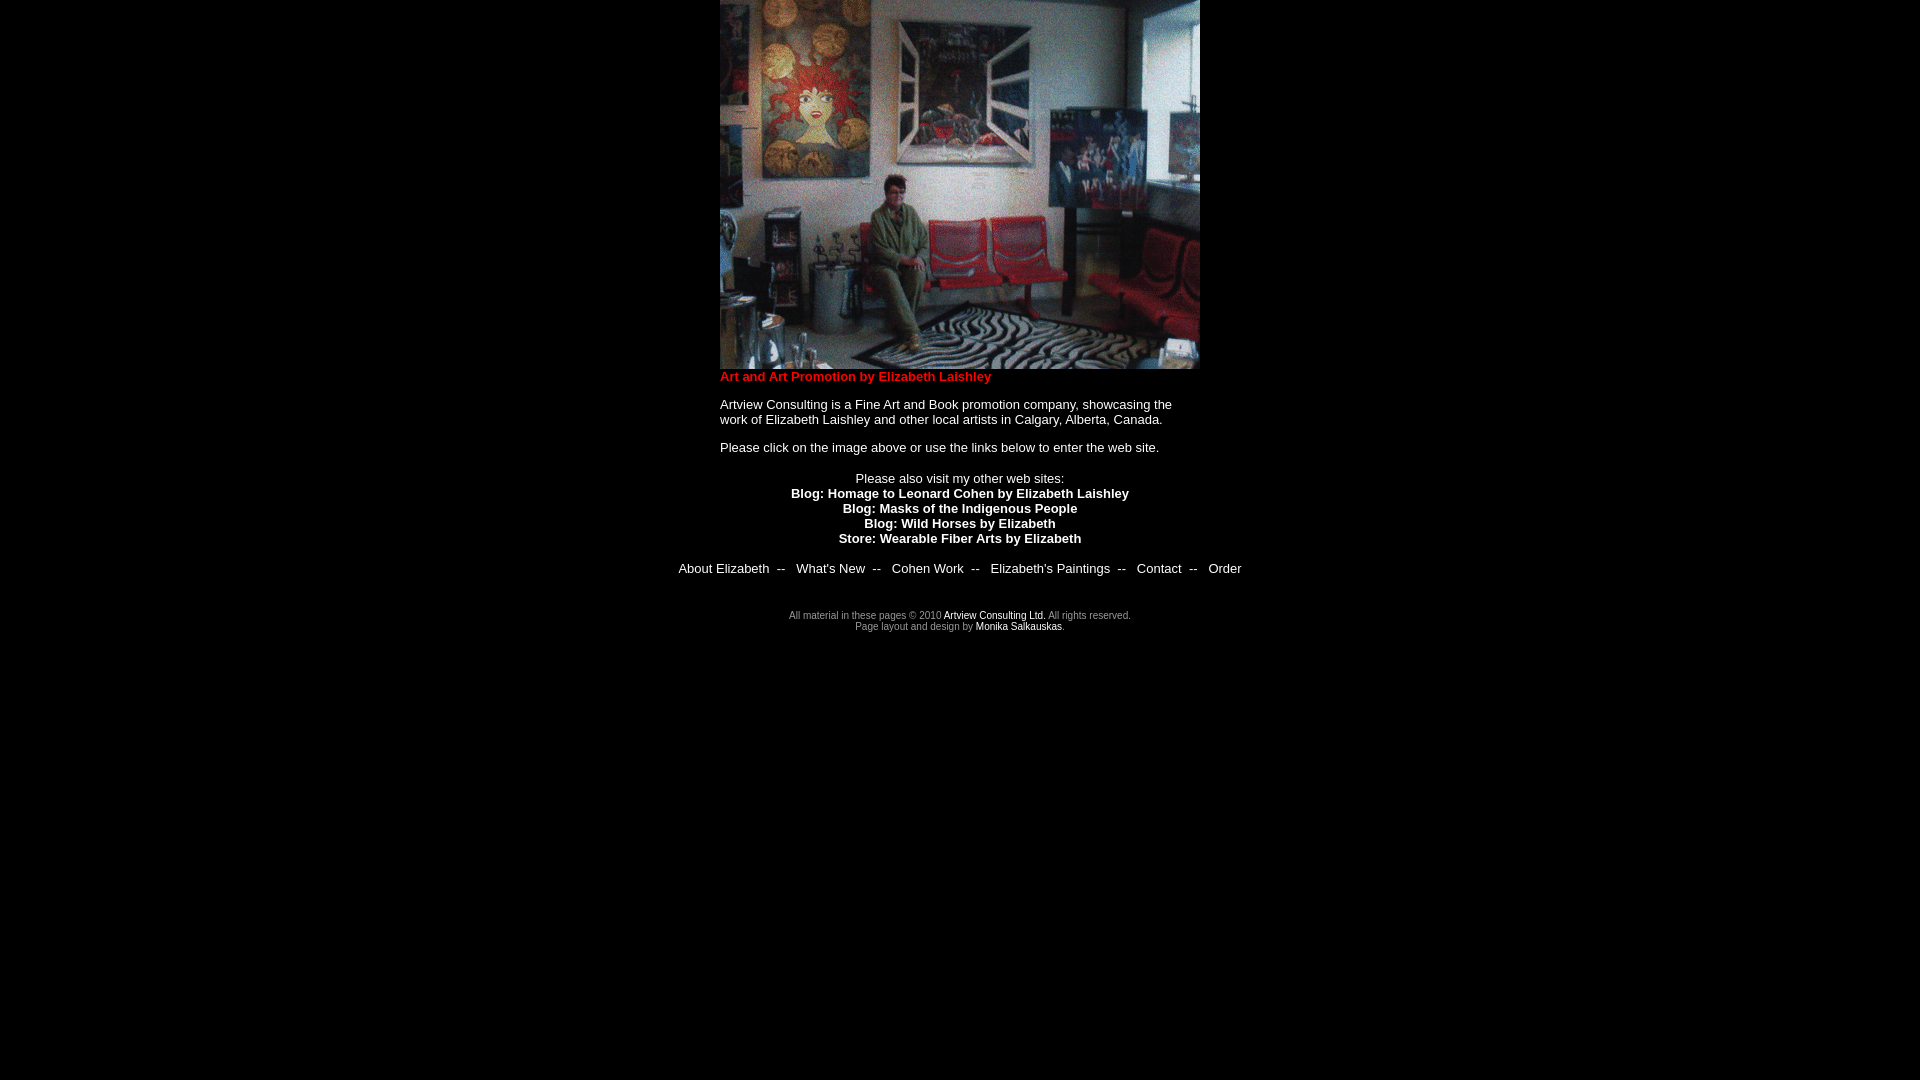 This screenshot has width=1920, height=1080. What do you see at coordinates (1159, 568) in the screenshot?
I see `'Contact'` at bounding box center [1159, 568].